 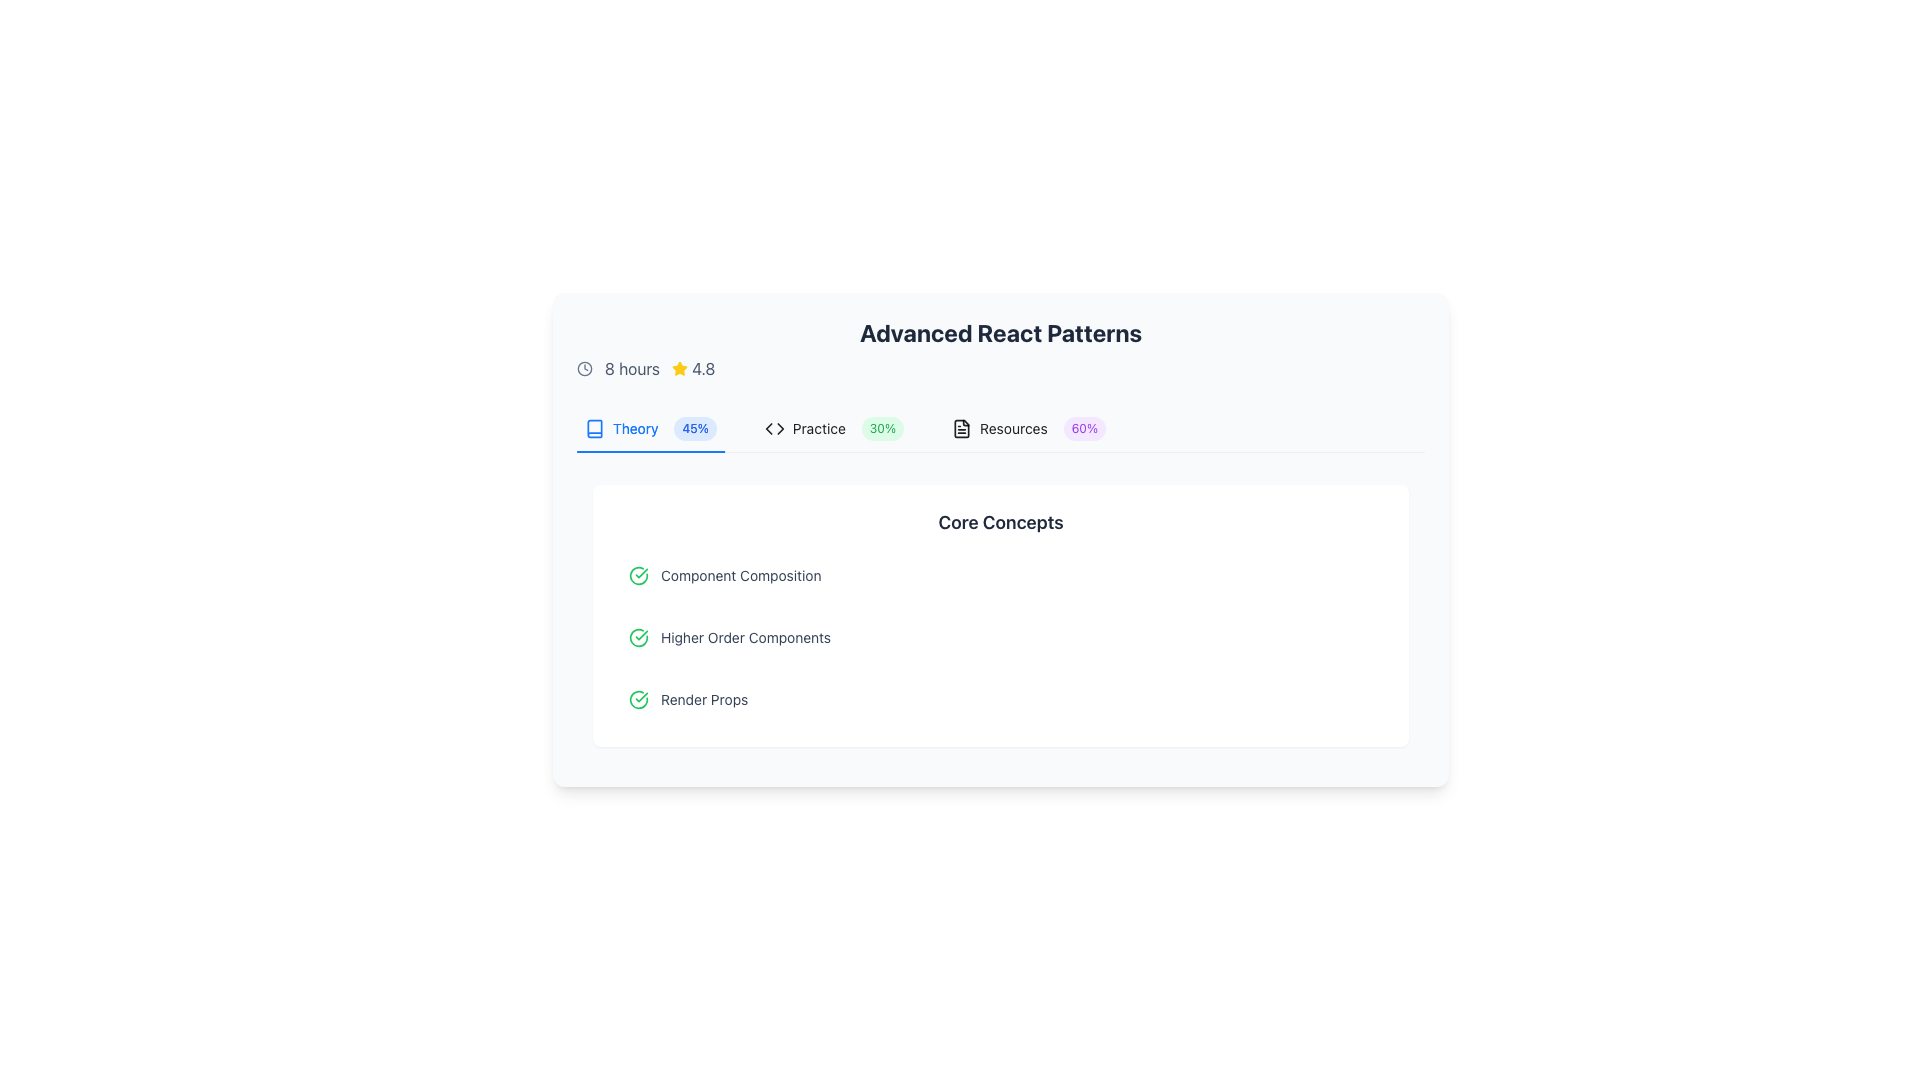 What do you see at coordinates (584, 369) in the screenshot?
I see `the time duration icon located at the top-left of the card layout, which visually represents '8 hours'` at bounding box center [584, 369].